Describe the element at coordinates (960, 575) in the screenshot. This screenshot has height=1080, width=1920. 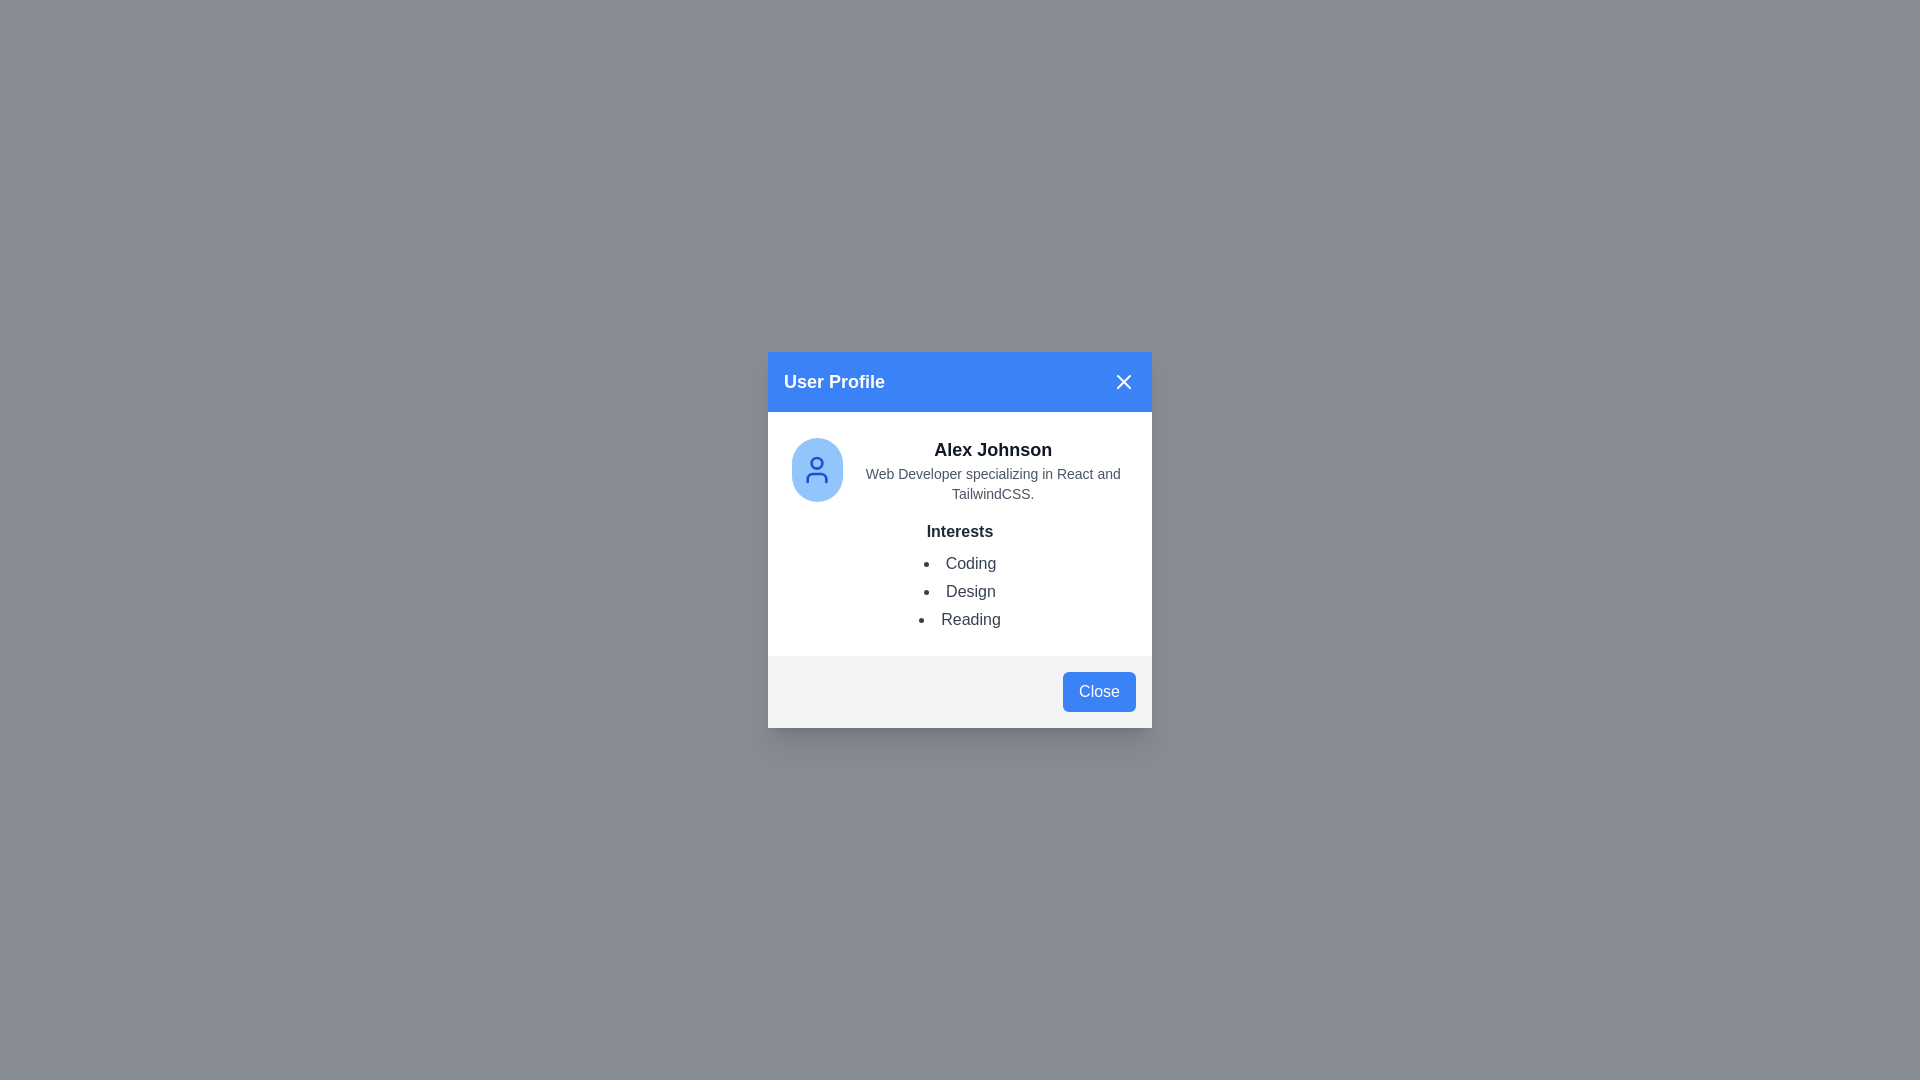
I see `the informational text area displaying the interests of user Alex Johnson, positioned below the developer bio text in the user profile modal` at that location.